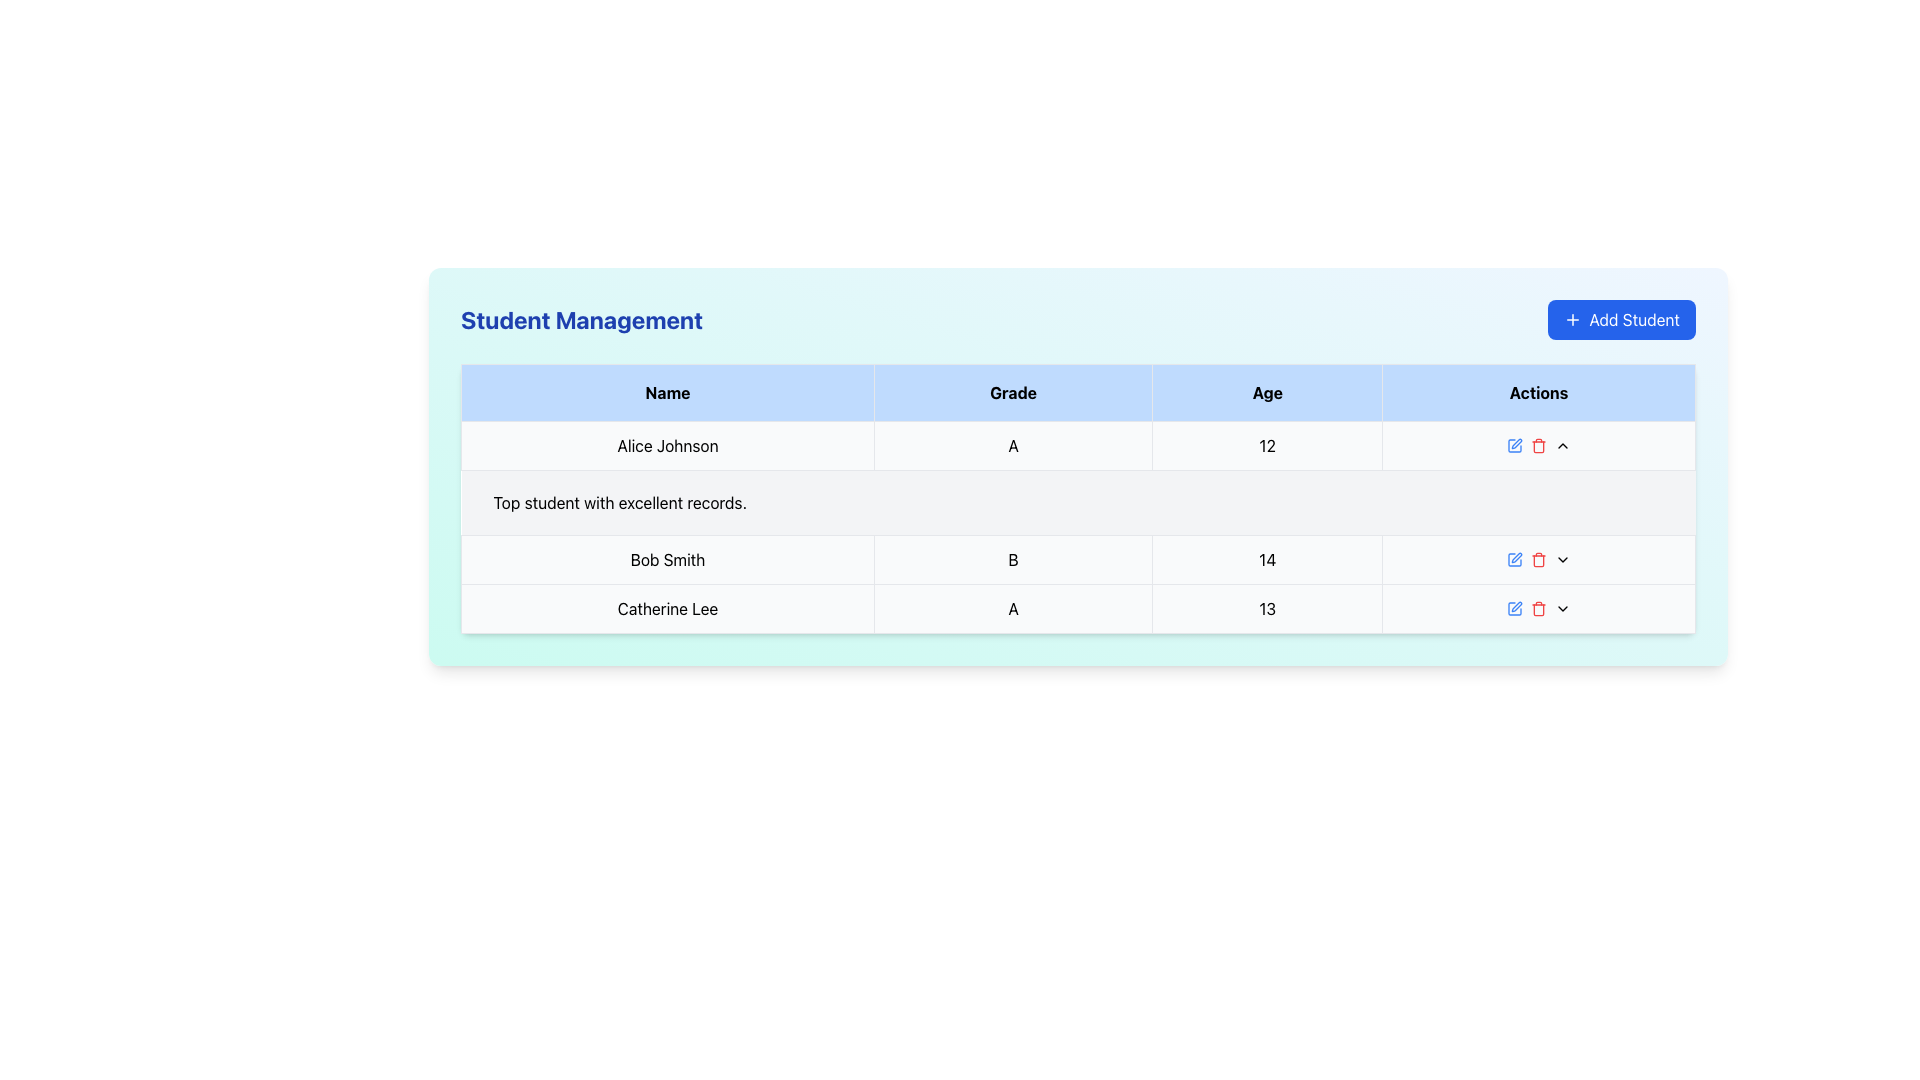  What do you see at coordinates (1013, 559) in the screenshot?
I see `the static text display showing the grade of 'Bob Smith', located in the second column of his row, between the 'Name' and 'Age' cells` at bounding box center [1013, 559].